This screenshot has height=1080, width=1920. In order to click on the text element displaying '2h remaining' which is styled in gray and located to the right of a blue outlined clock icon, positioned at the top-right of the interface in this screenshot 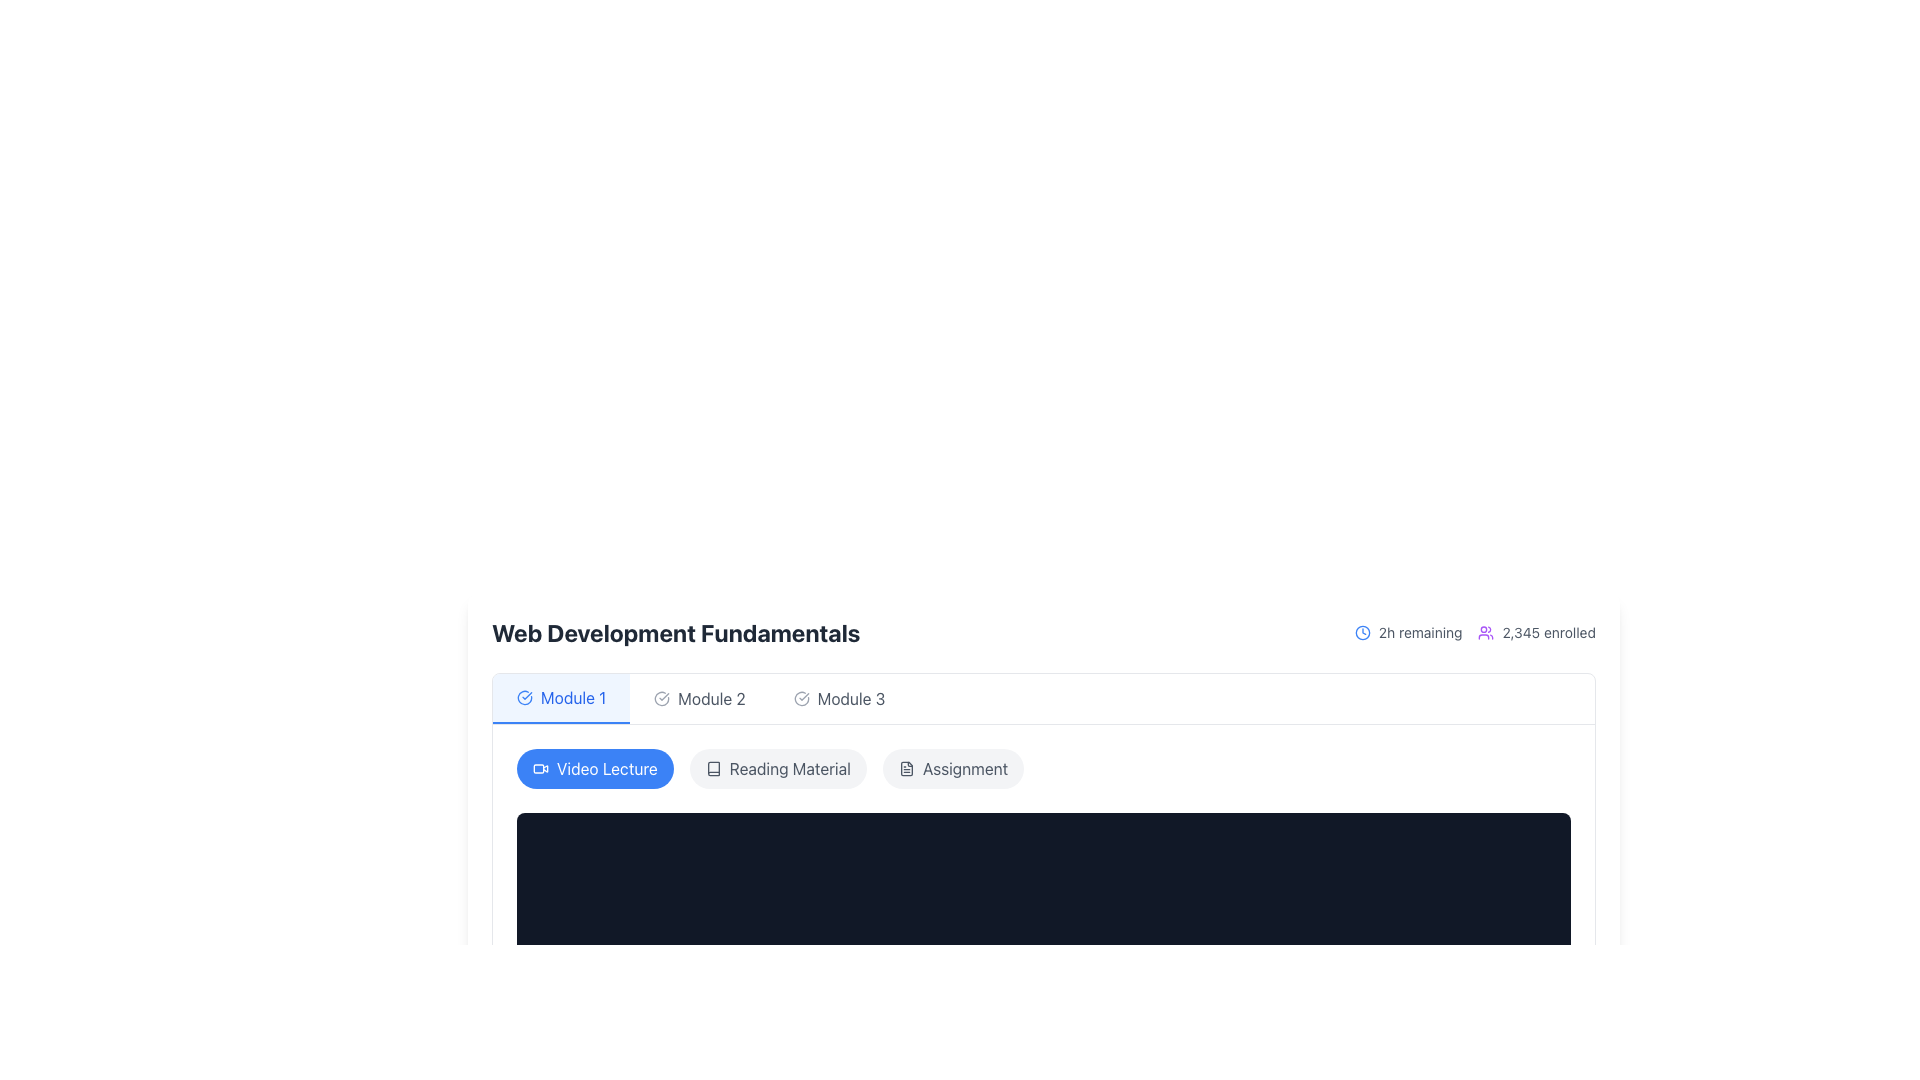, I will do `click(1407, 632)`.